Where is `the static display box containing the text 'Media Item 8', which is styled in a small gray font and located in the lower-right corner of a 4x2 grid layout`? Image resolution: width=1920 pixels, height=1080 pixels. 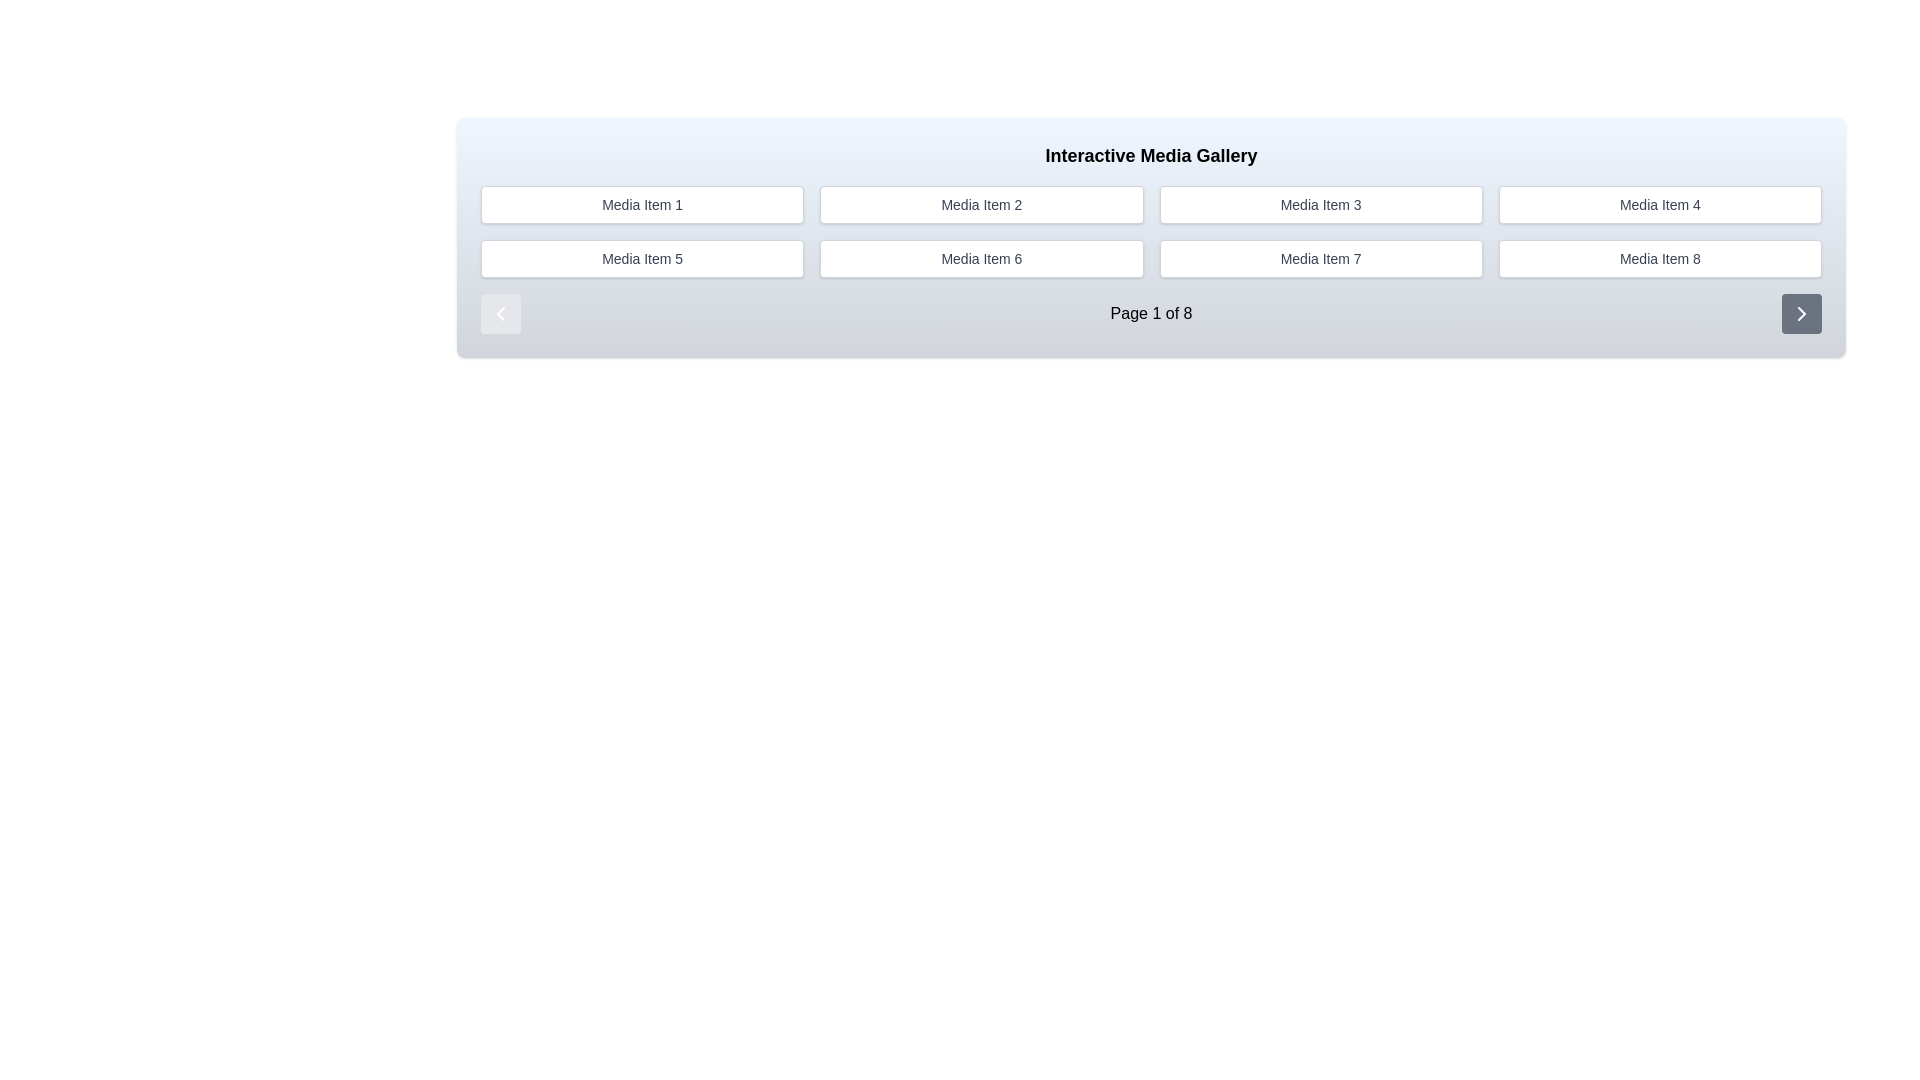
the static display box containing the text 'Media Item 8', which is styled in a small gray font and located in the lower-right corner of a 4x2 grid layout is located at coordinates (1660, 257).